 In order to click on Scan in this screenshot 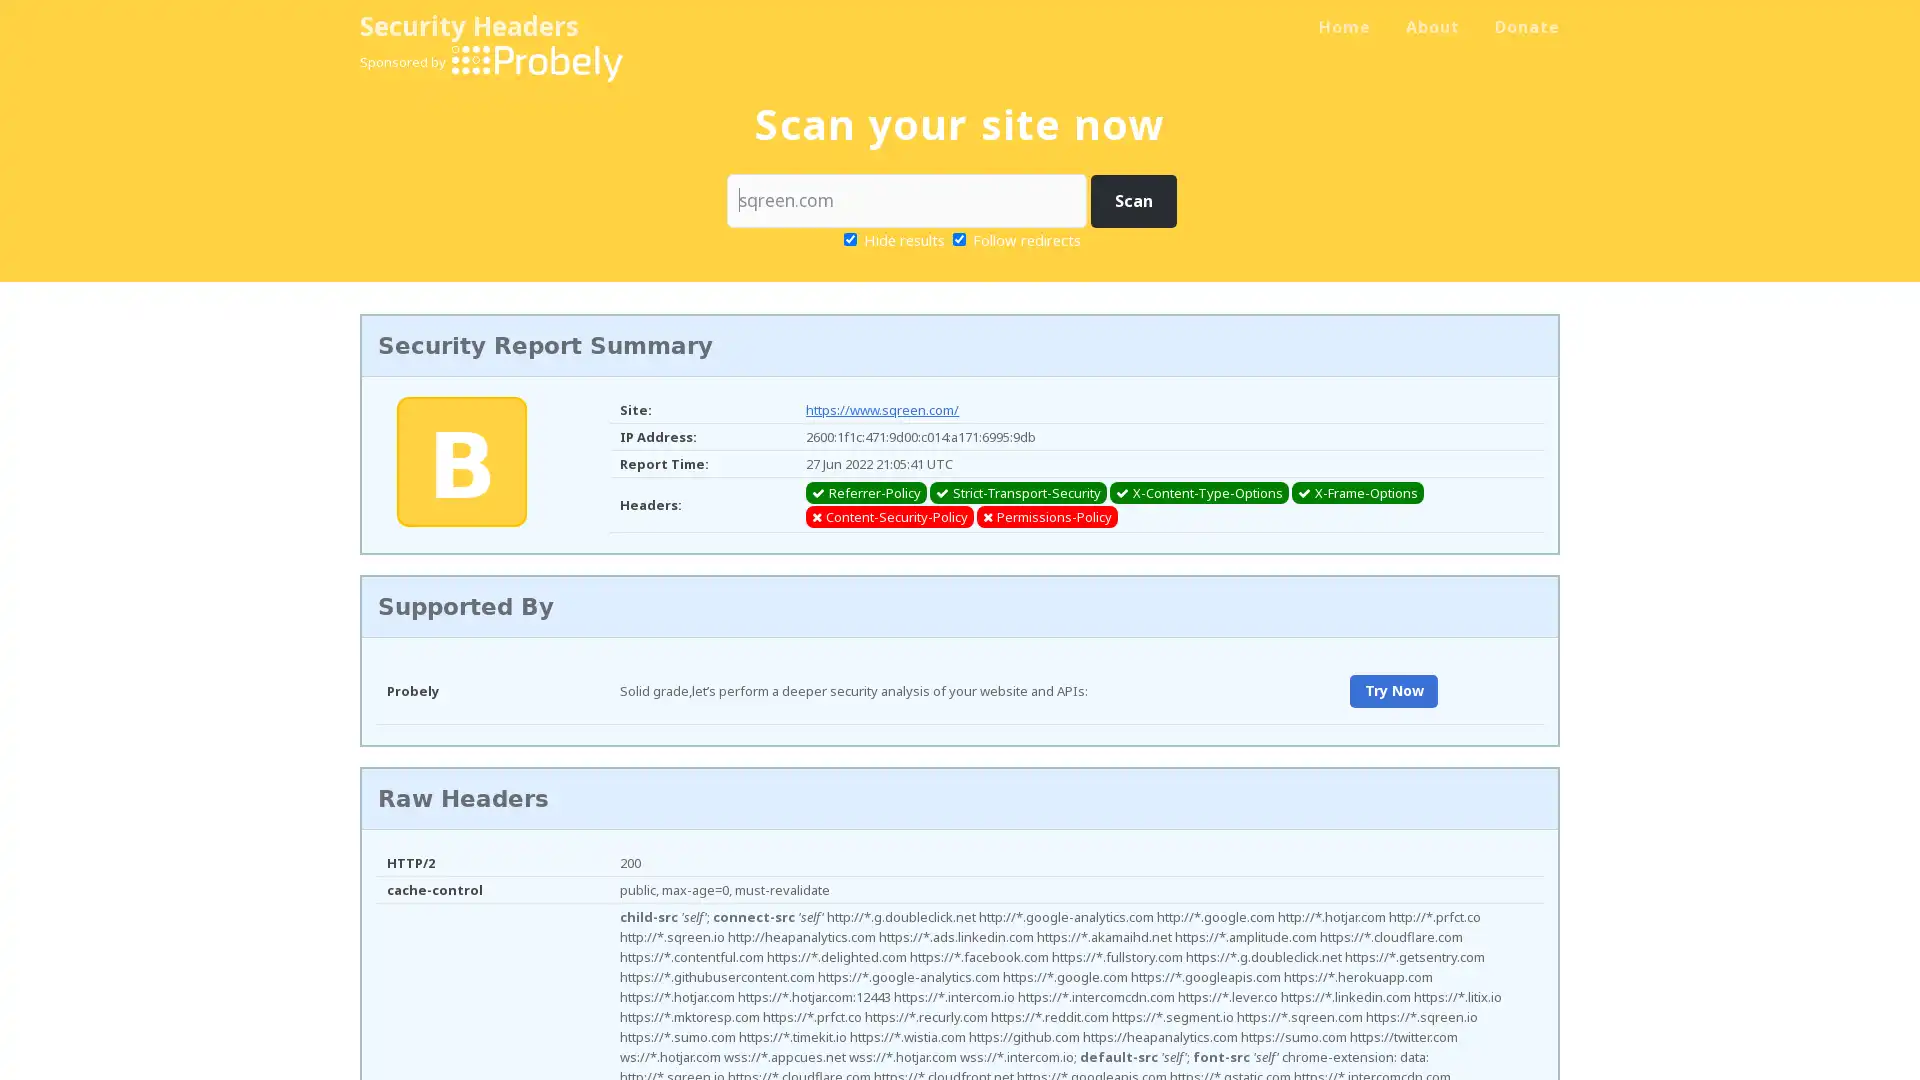, I will do `click(1133, 201)`.